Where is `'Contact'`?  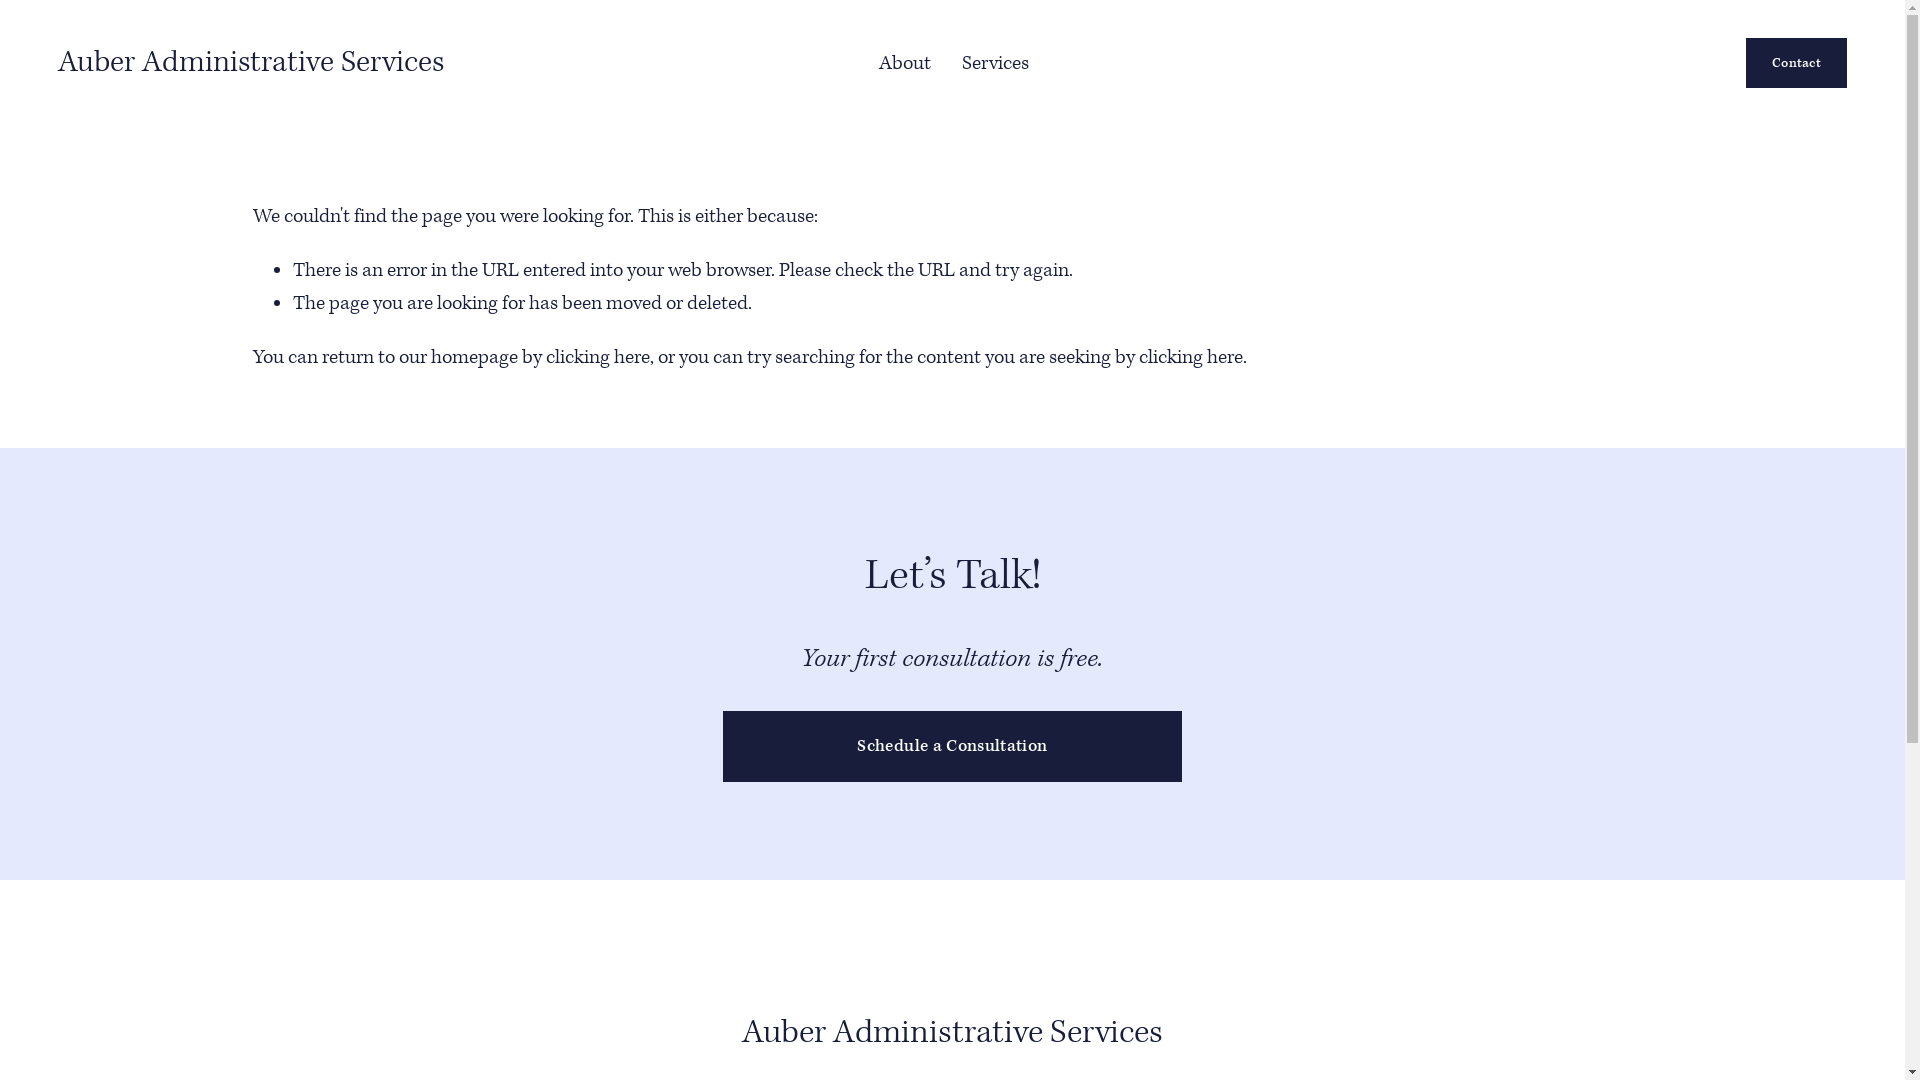 'Contact' is located at coordinates (1796, 61).